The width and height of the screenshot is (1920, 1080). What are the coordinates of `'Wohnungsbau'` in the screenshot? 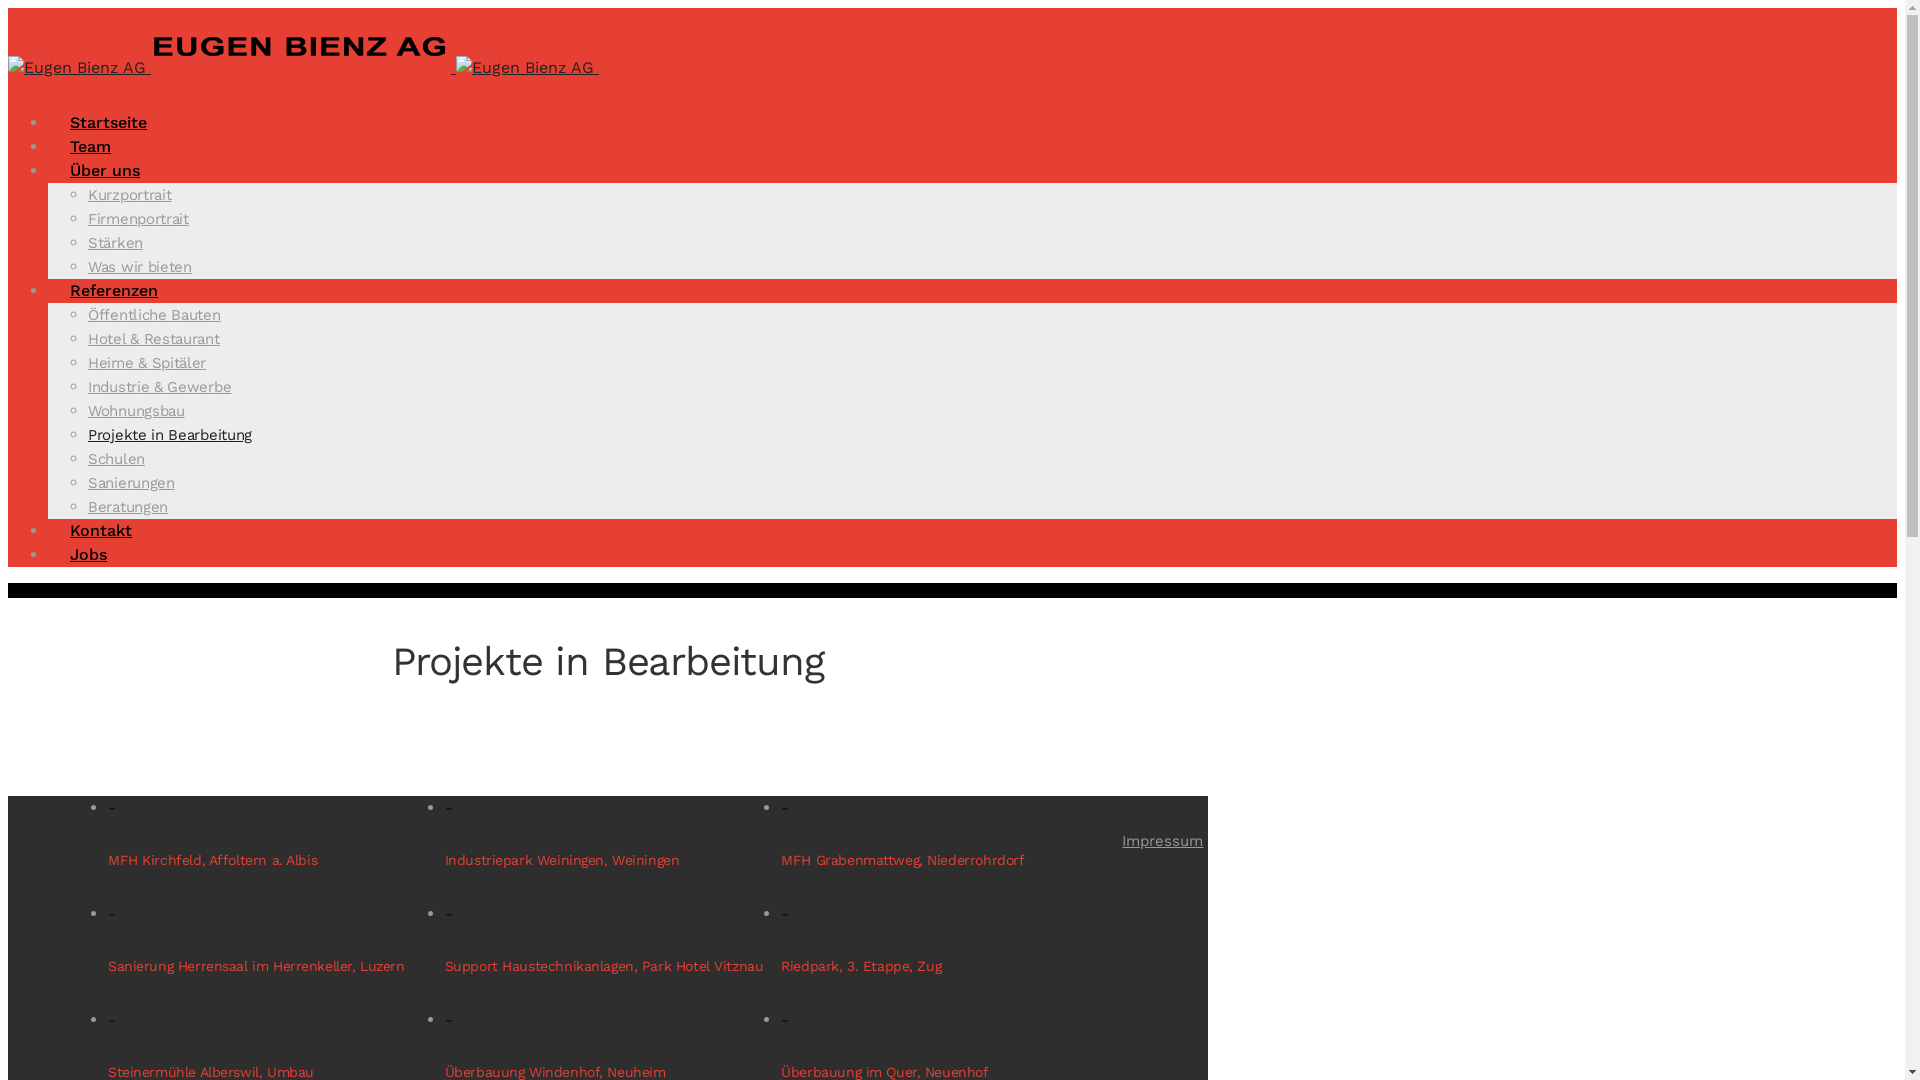 It's located at (135, 410).